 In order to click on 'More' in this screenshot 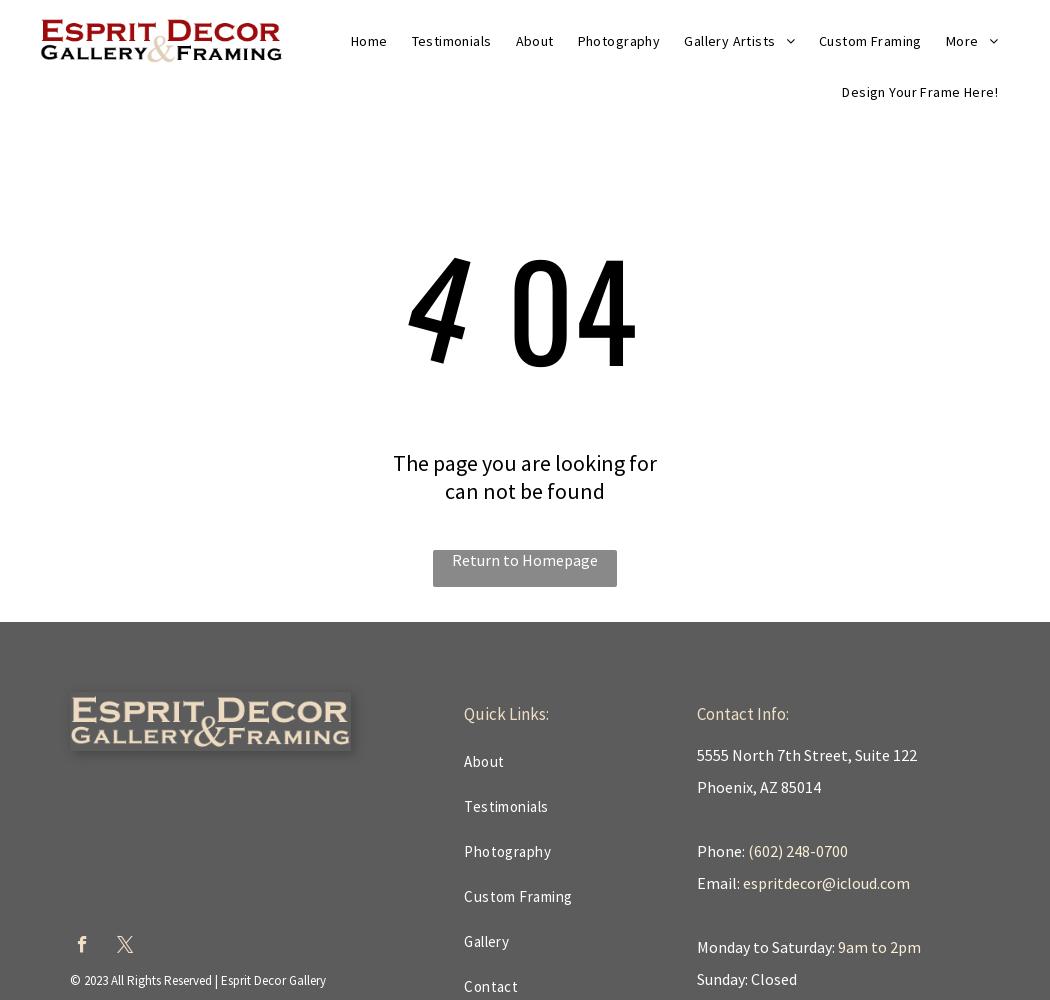, I will do `click(944, 40)`.